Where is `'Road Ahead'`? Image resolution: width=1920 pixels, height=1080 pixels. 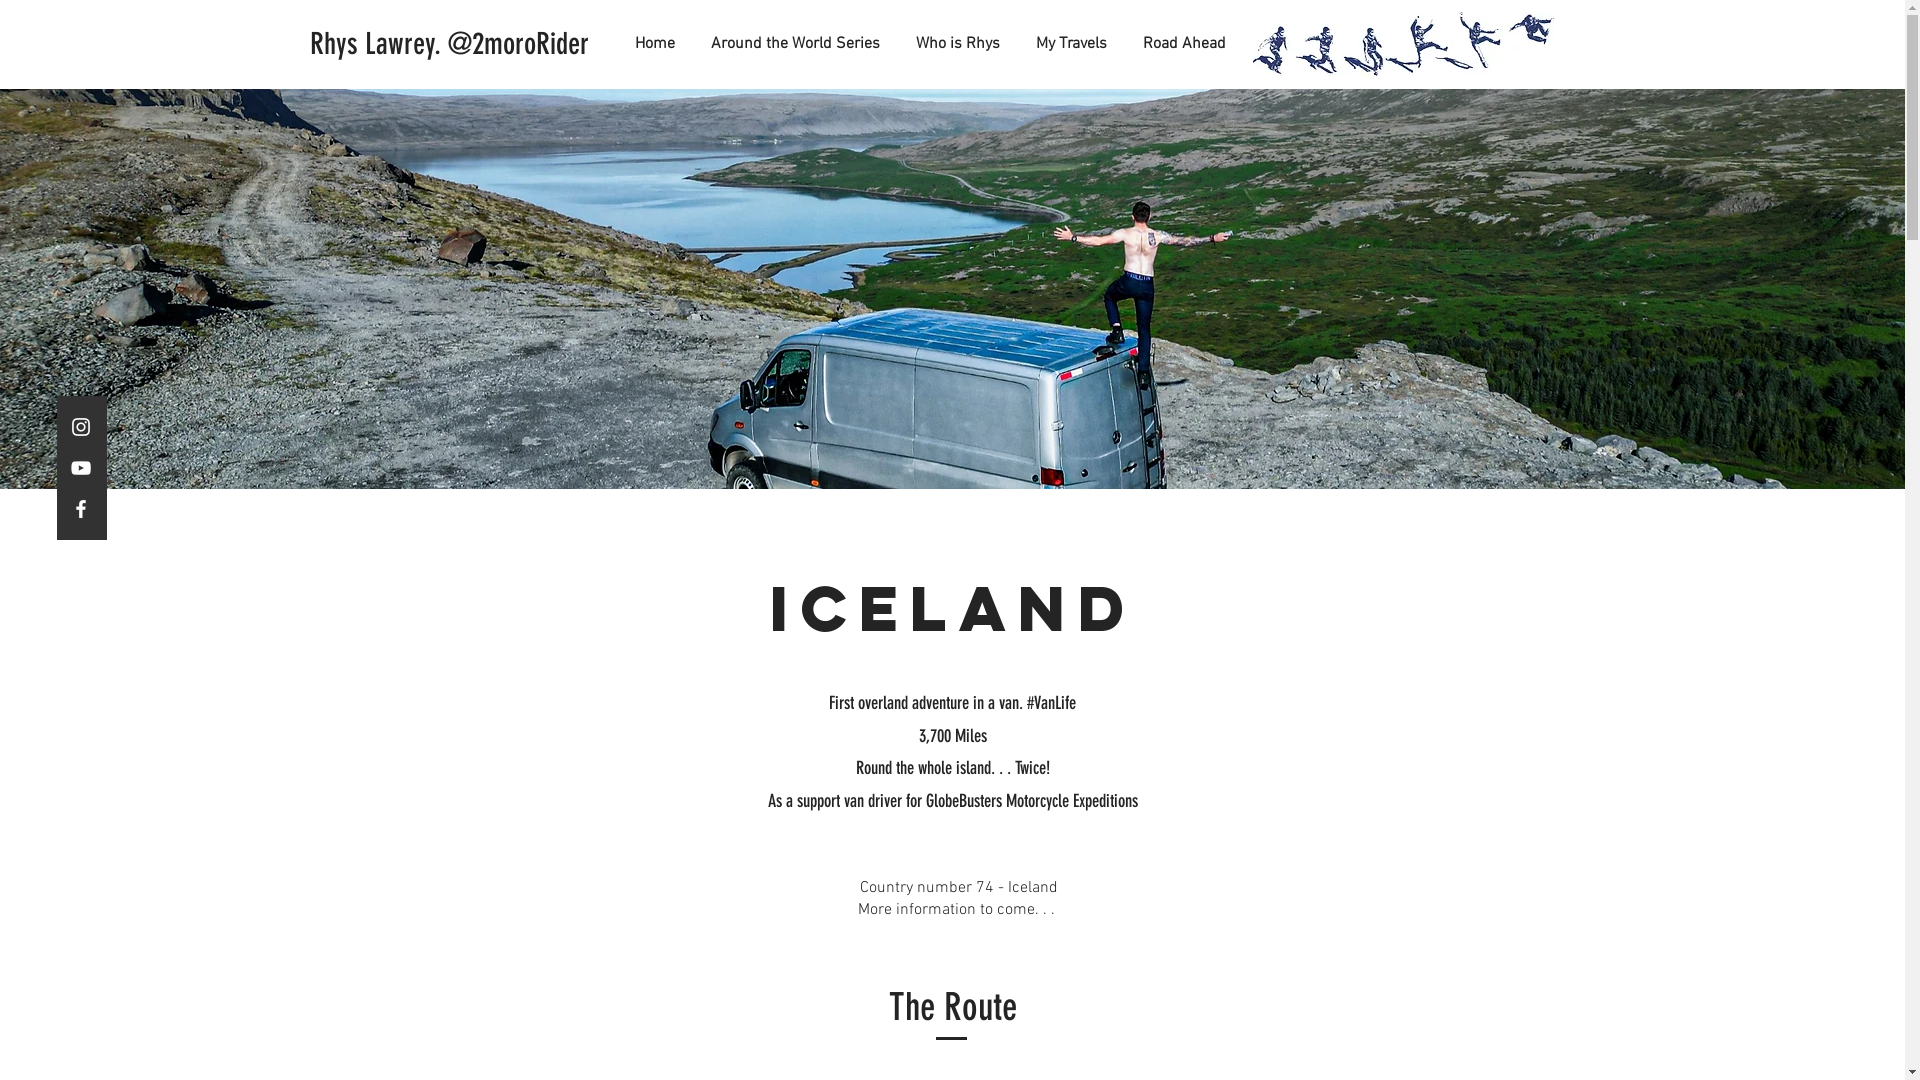 'Road Ahead' is located at coordinates (1115, 43).